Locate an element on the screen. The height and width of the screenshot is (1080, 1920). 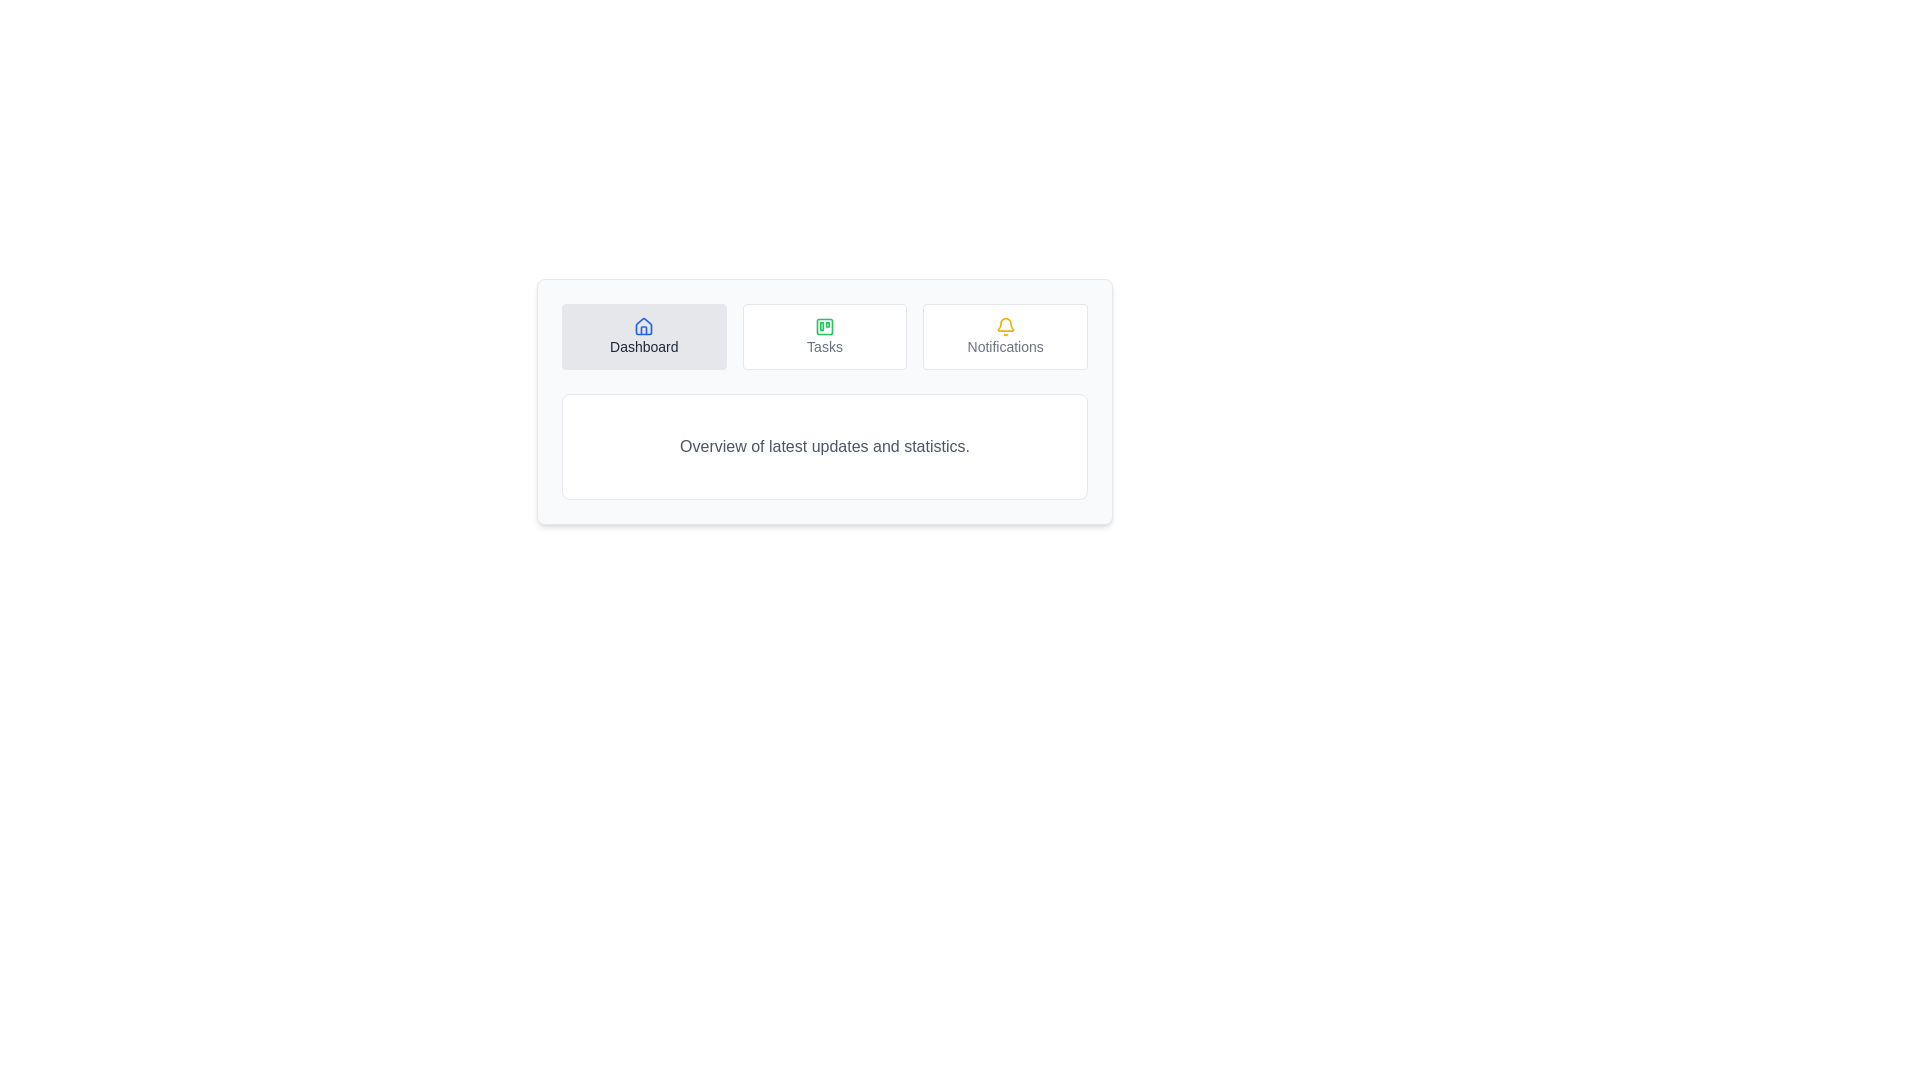
the Notifications tab by clicking its button is located at coordinates (1006, 335).